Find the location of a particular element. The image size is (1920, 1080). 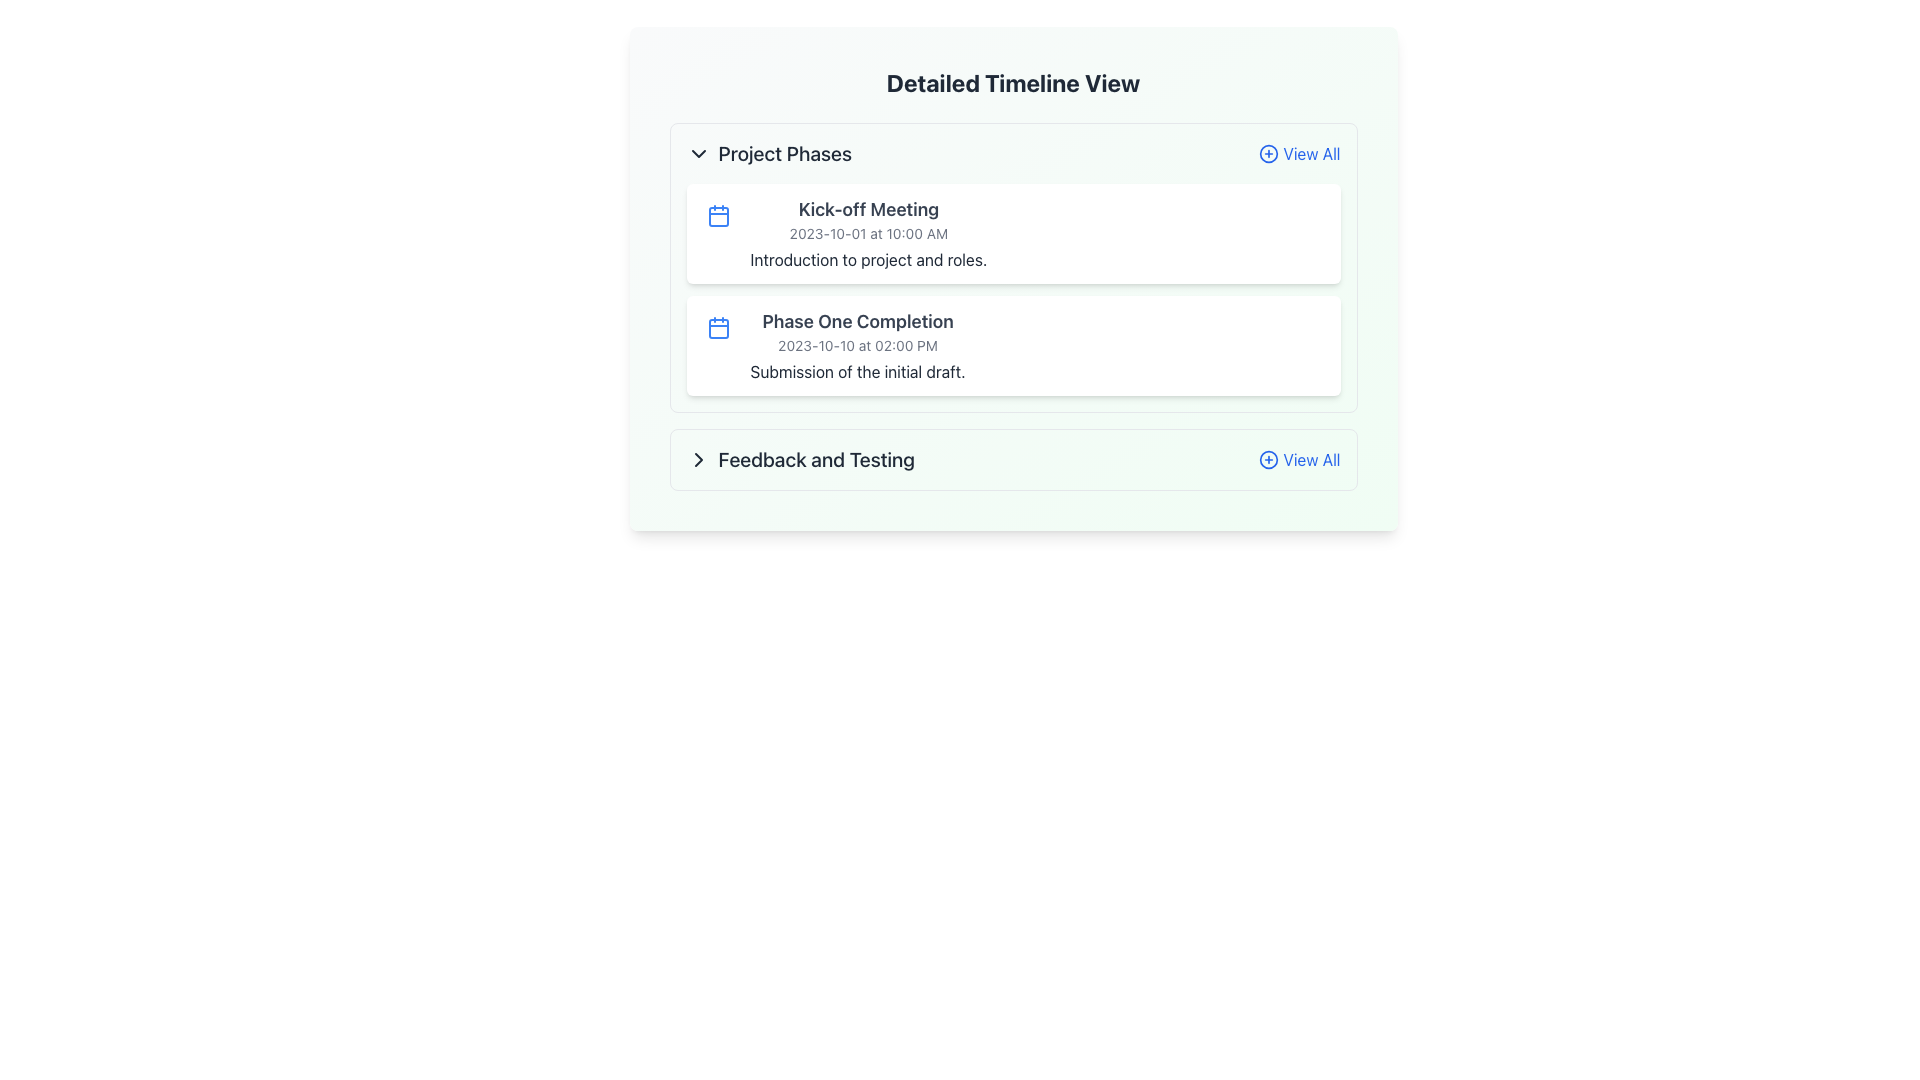

the interactive icon located on the leftmost side of the 'Feedback and Testing' label is located at coordinates (698, 459).